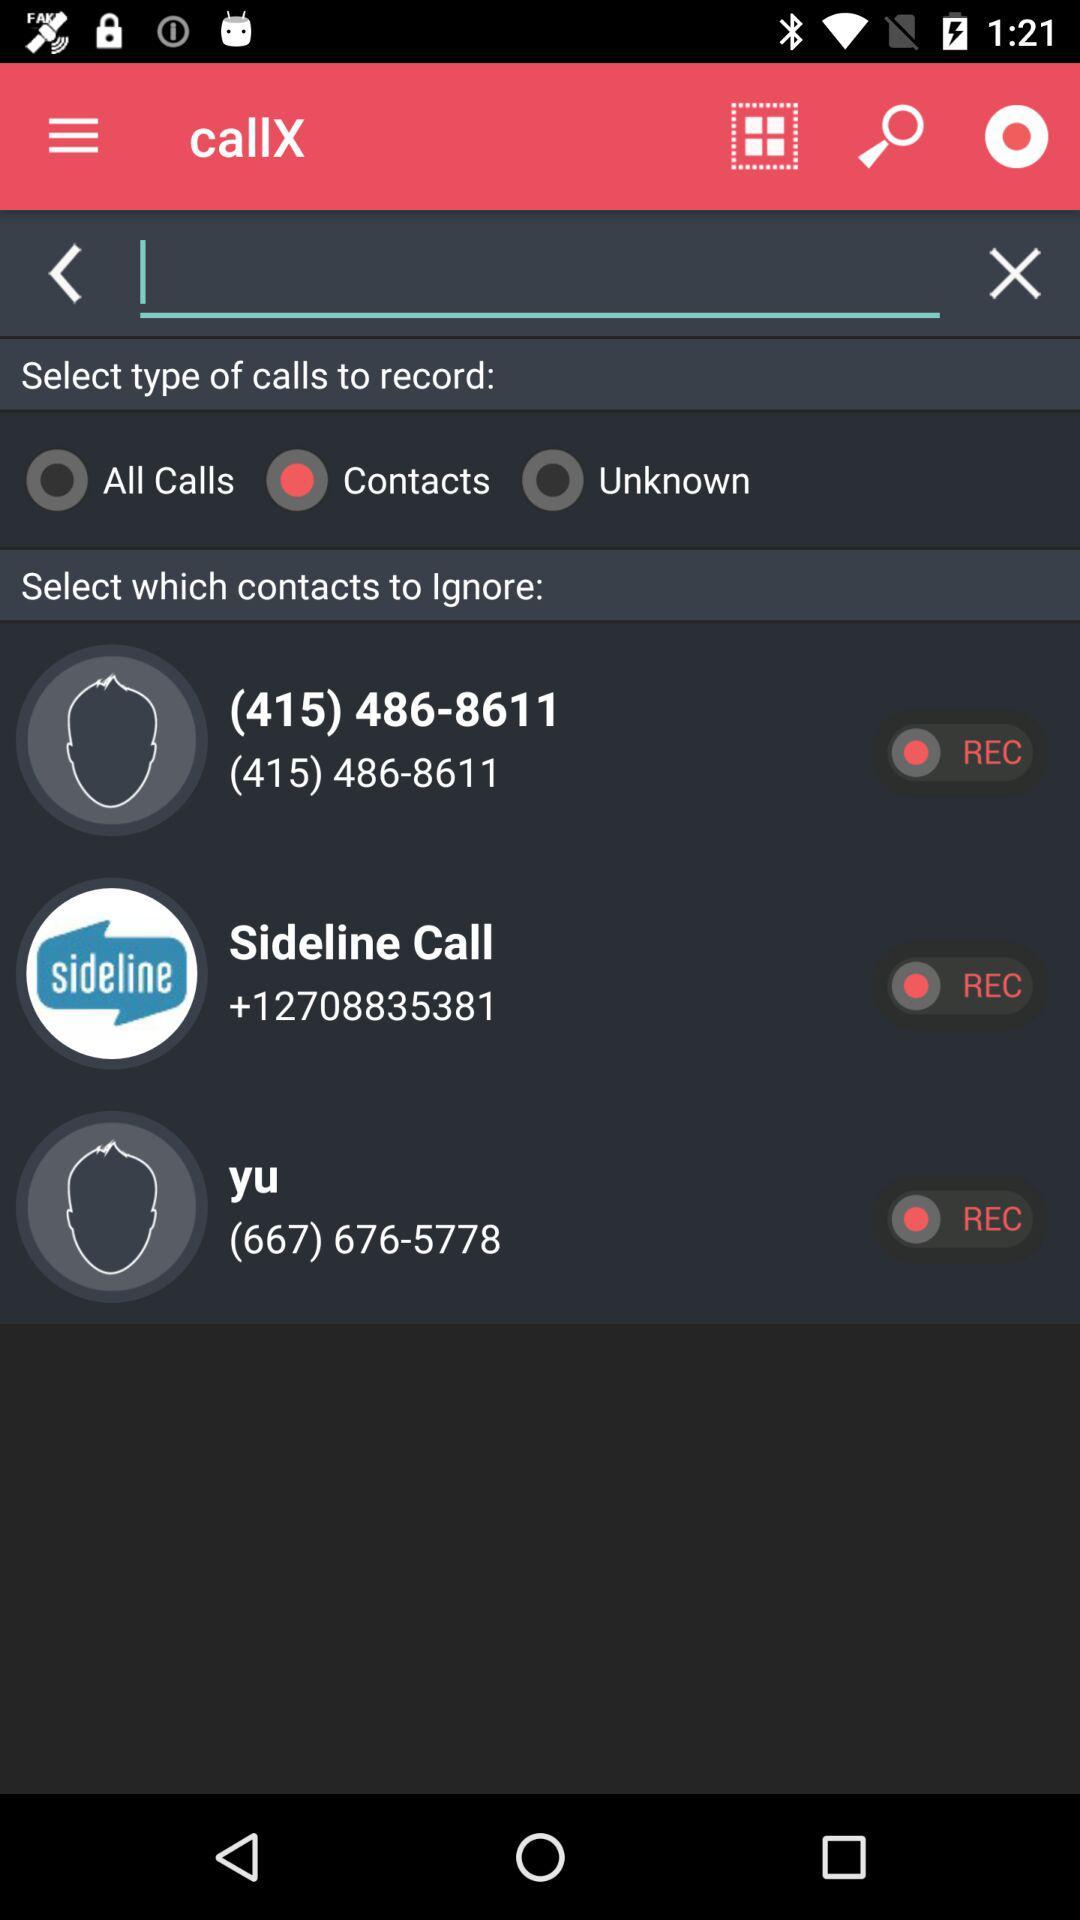  Describe the element at coordinates (754, 272) in the screenshot. I see `filter app` at that location.